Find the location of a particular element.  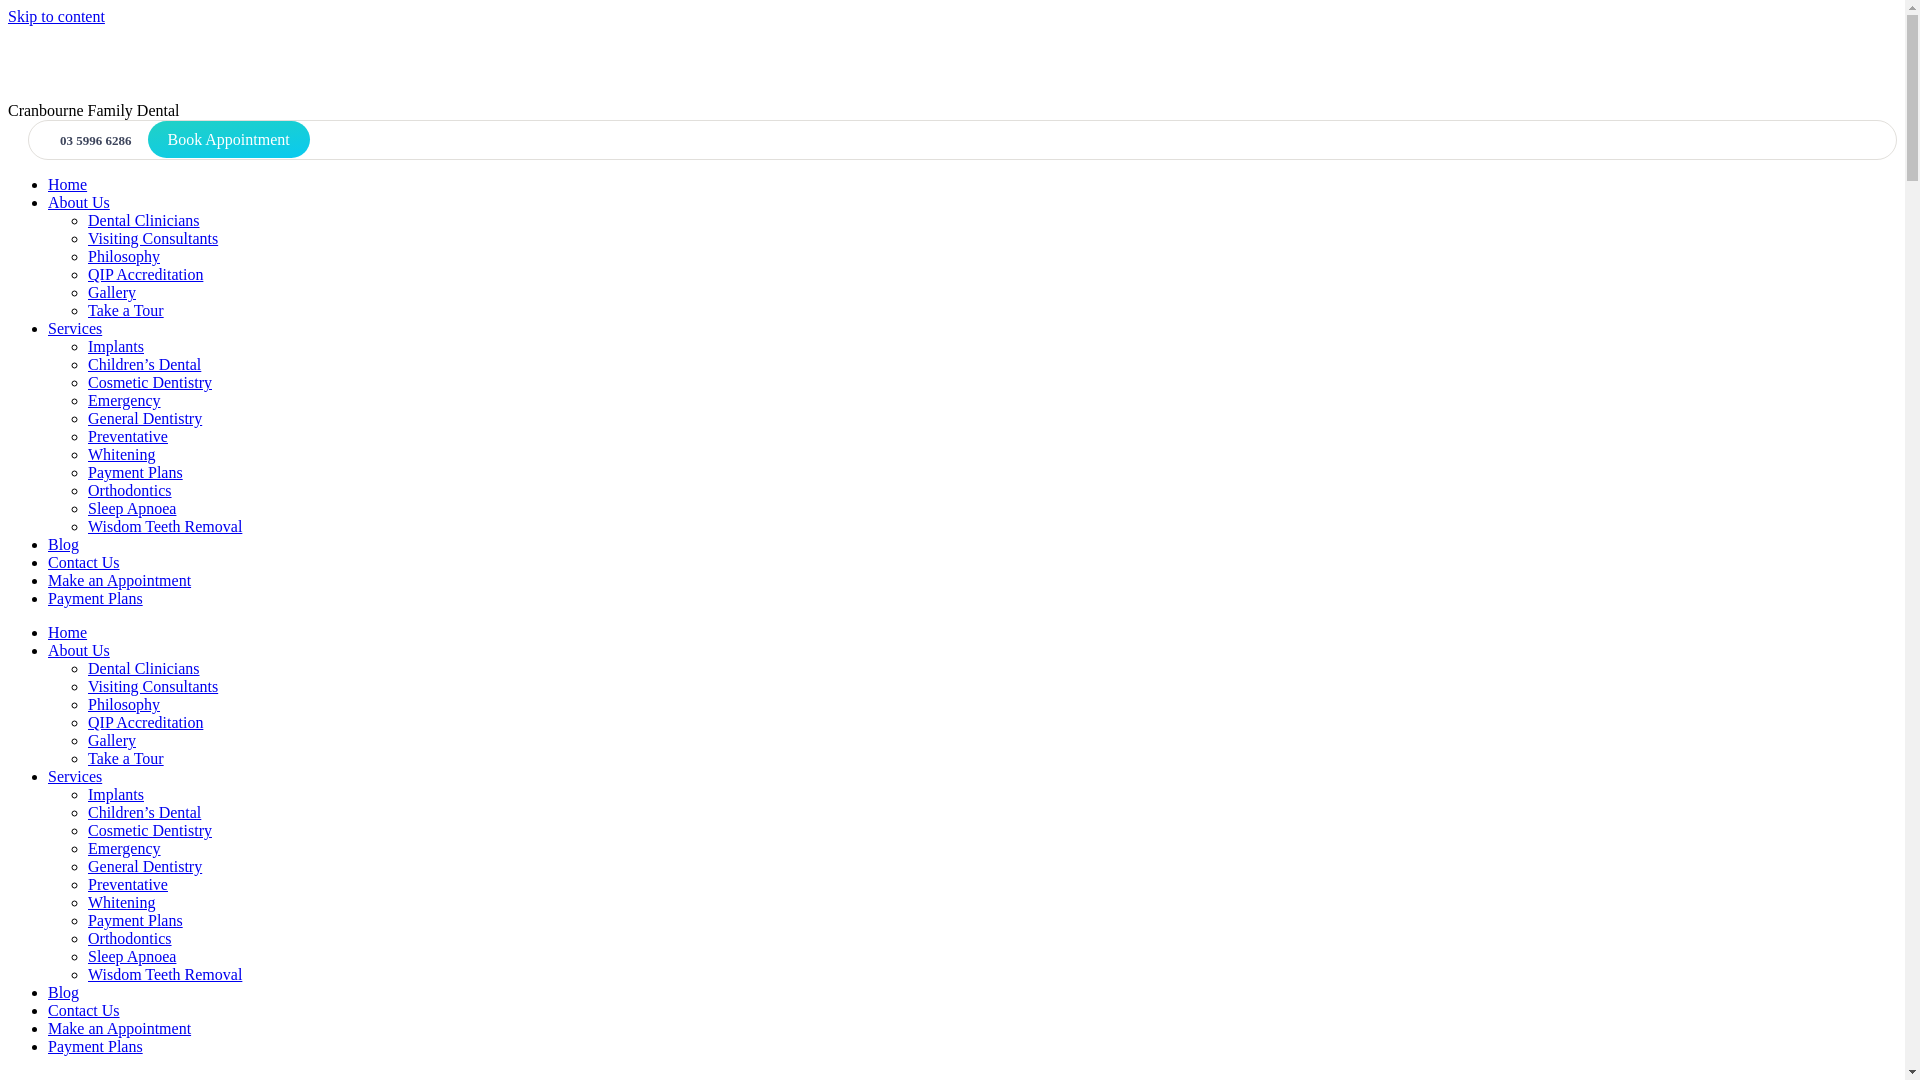

'Dental Clinicians' is located at coordinates (86, 220).